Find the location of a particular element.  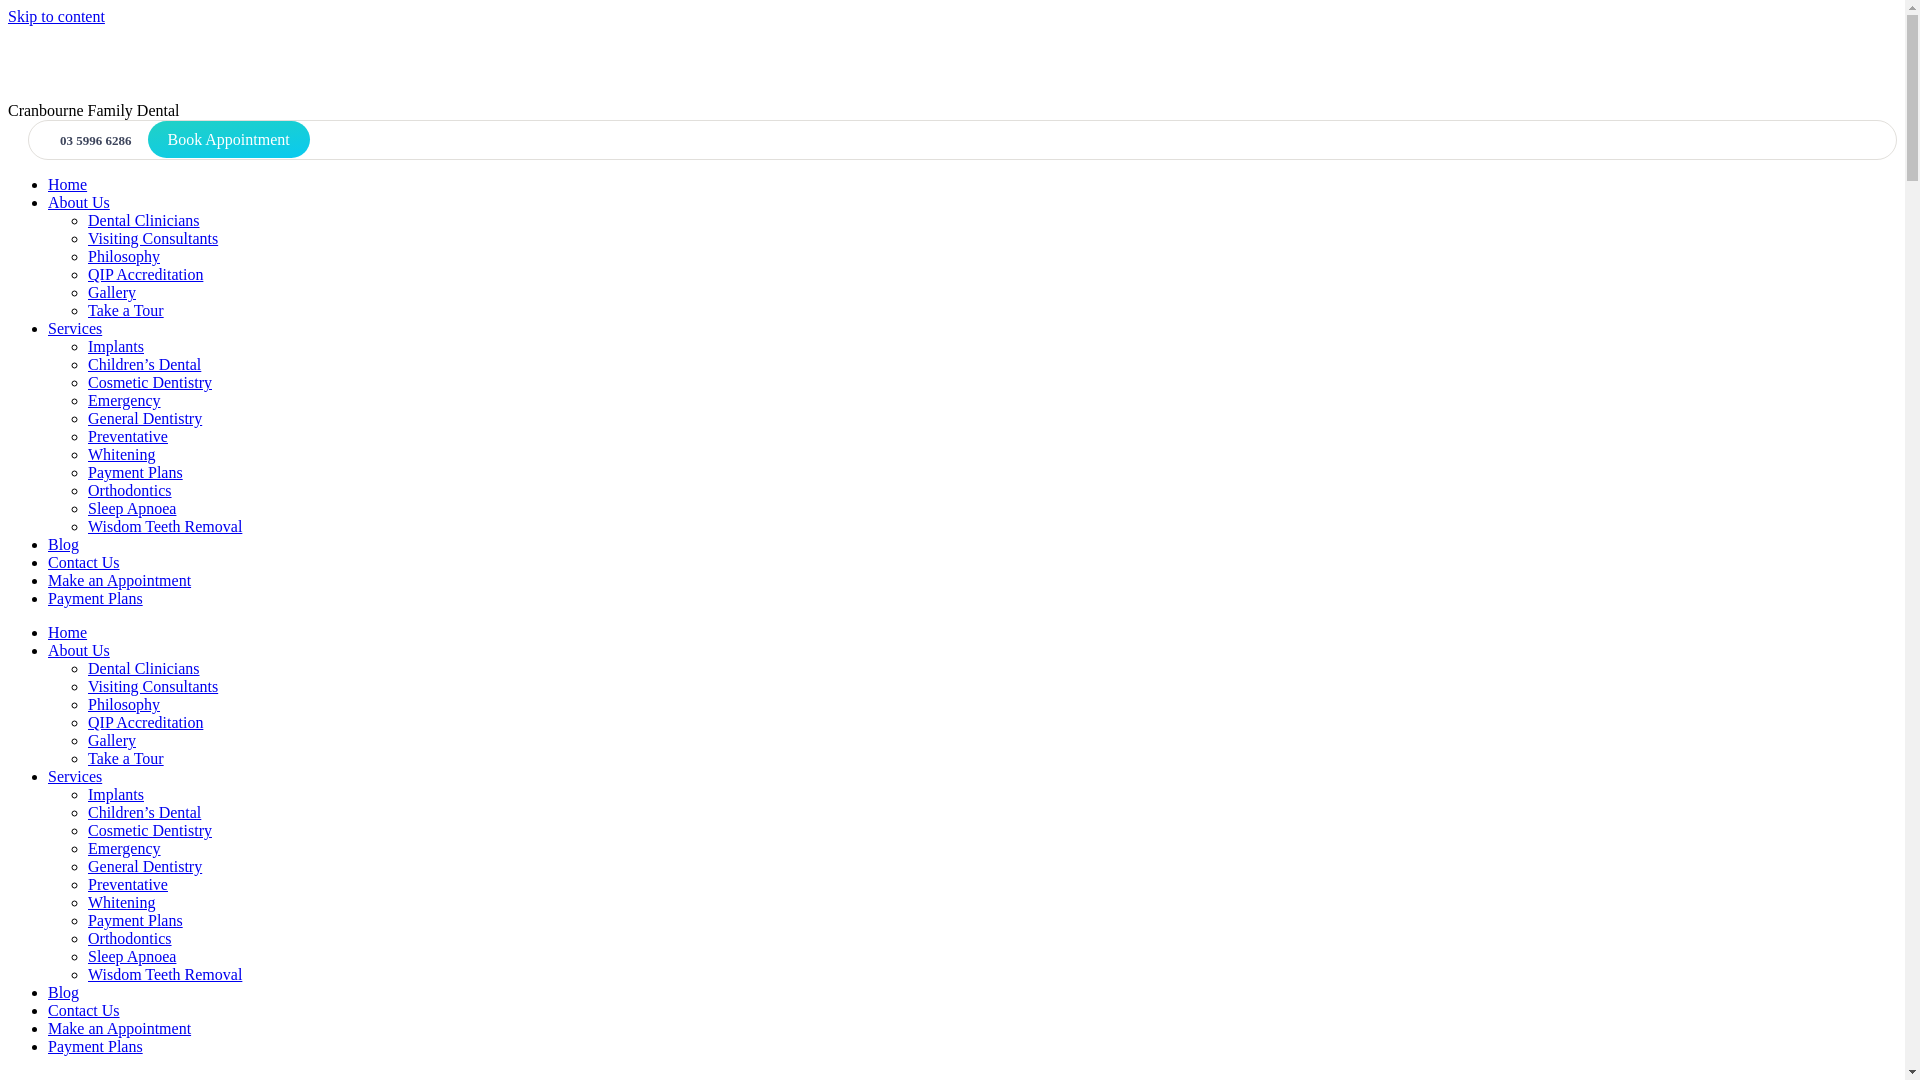

'Dental Clinicians' is located at coordinates (86, 220).